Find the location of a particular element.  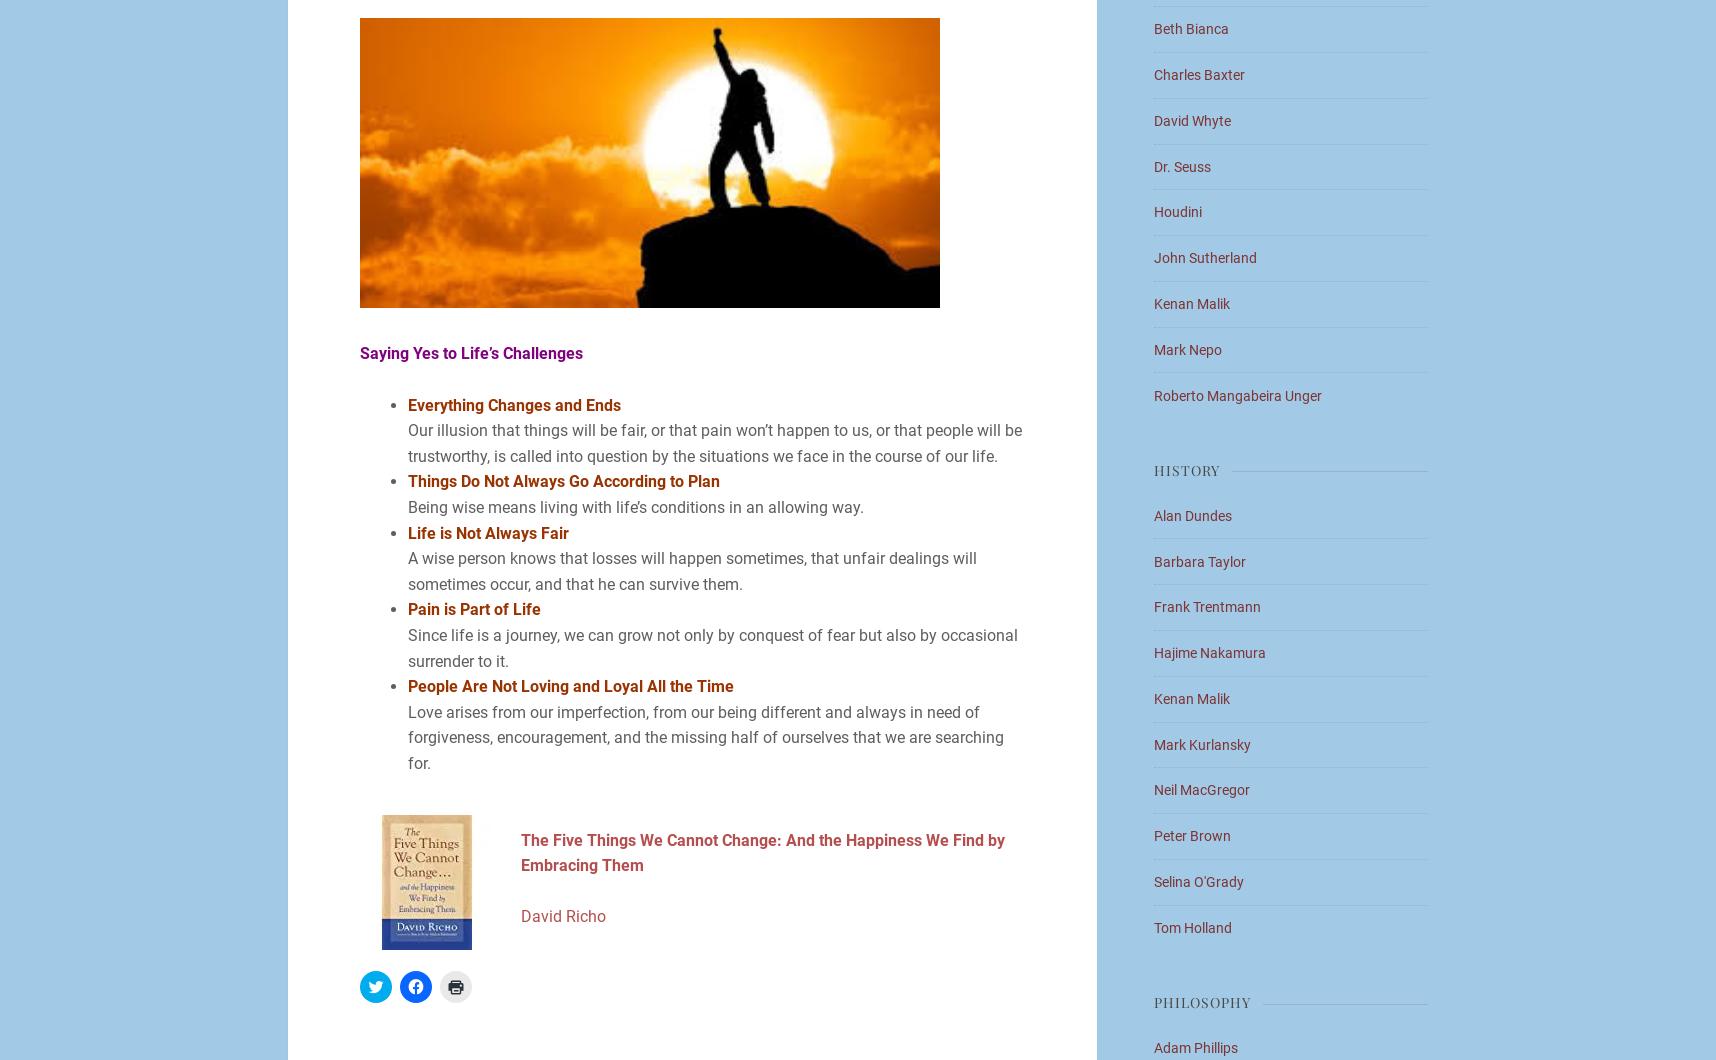

'Neil MacGregor' is located at coordinates (1202, 789).